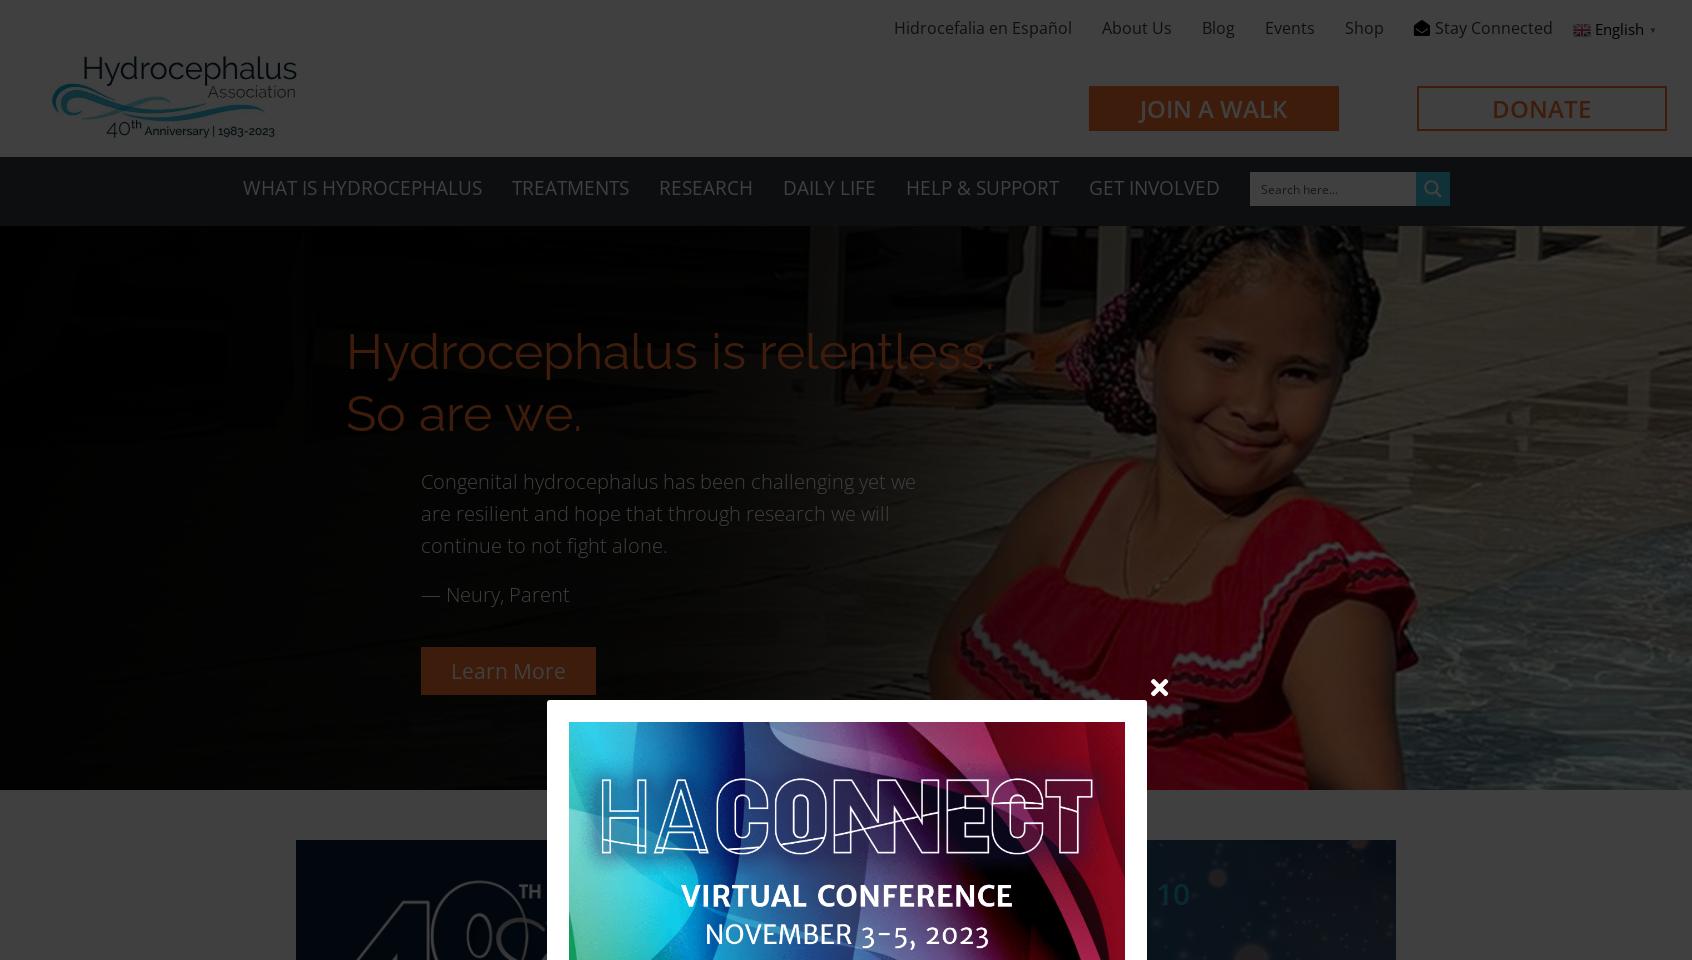 Image resolution: width=1692 pixels, height=960 pixels. I want to click on 'What is Hydrocephalus', so click(361, 187).